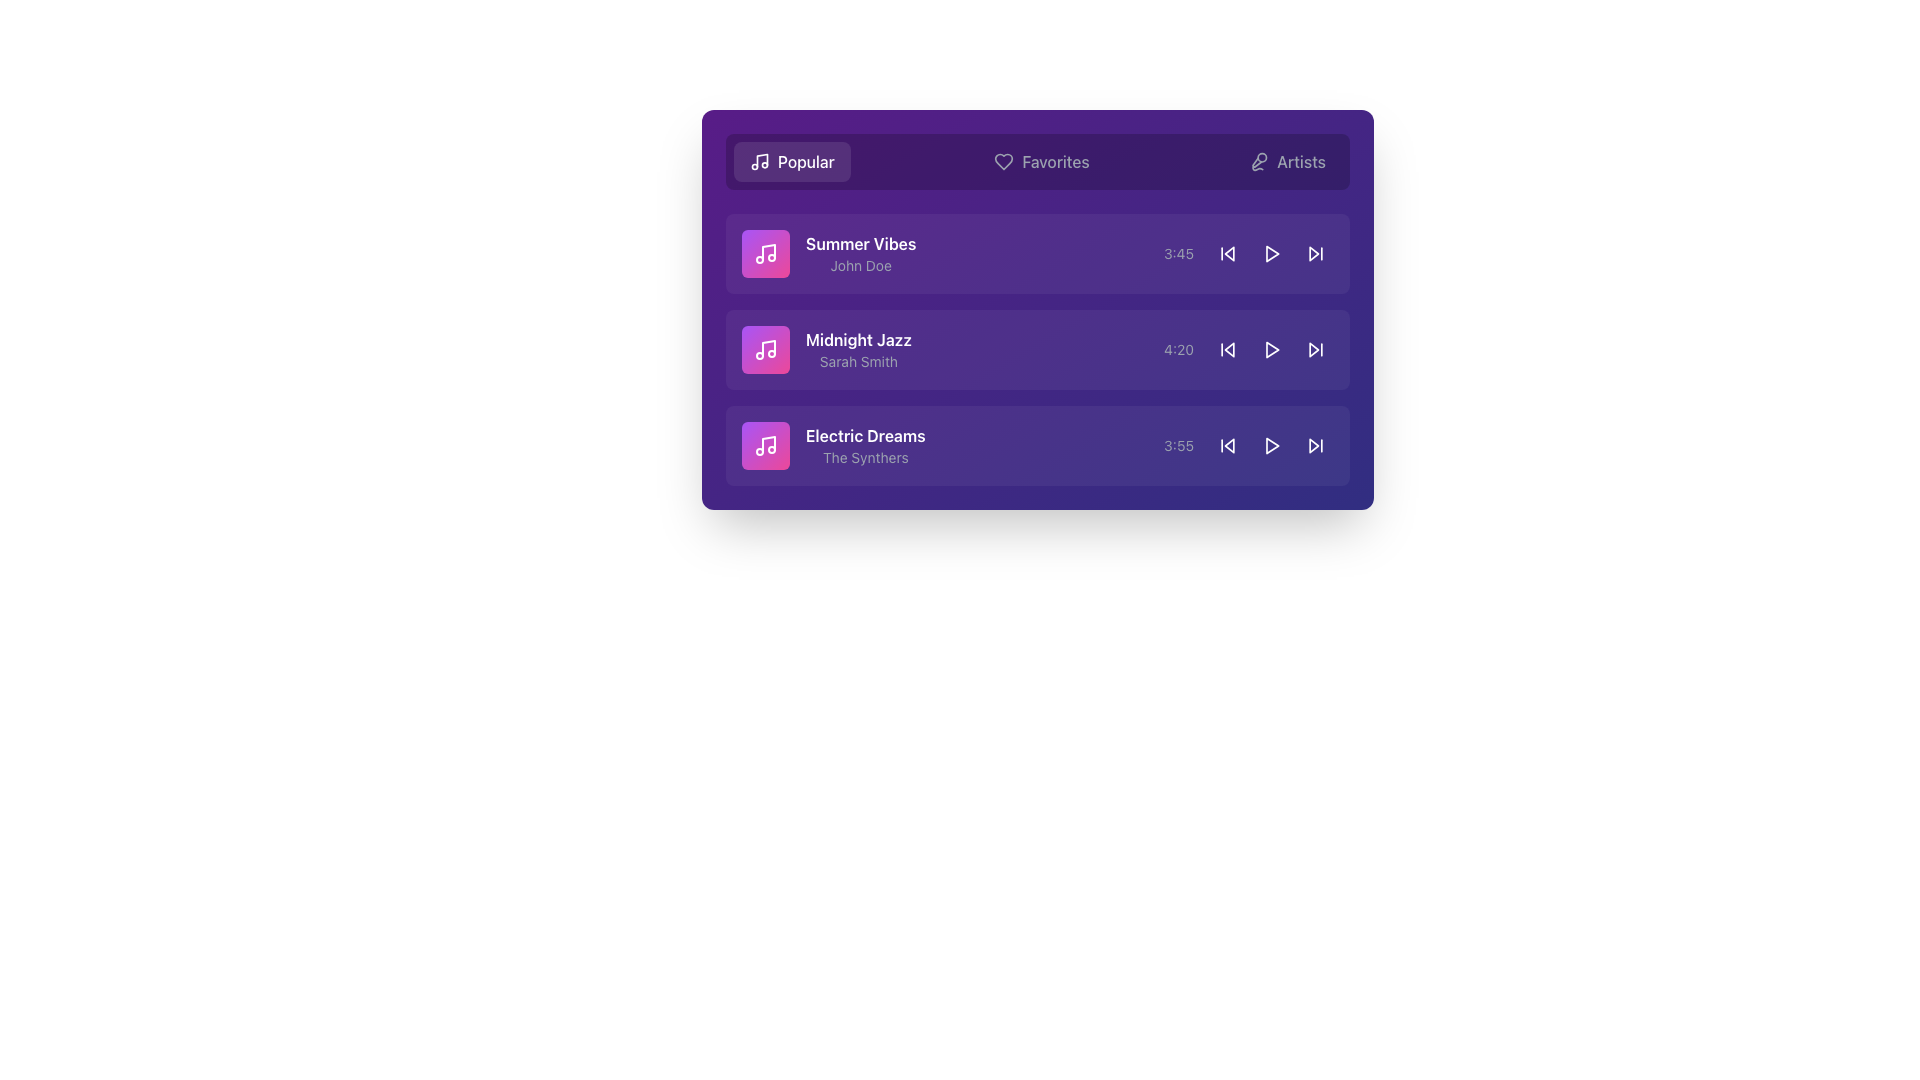  Describe the element at coordinates (1227, 445) in the screenshot. I see `the circular button with a purple background and a white backward skip icon, located to the left of the play button associated with the 'Electric Dreams' song` at that location.